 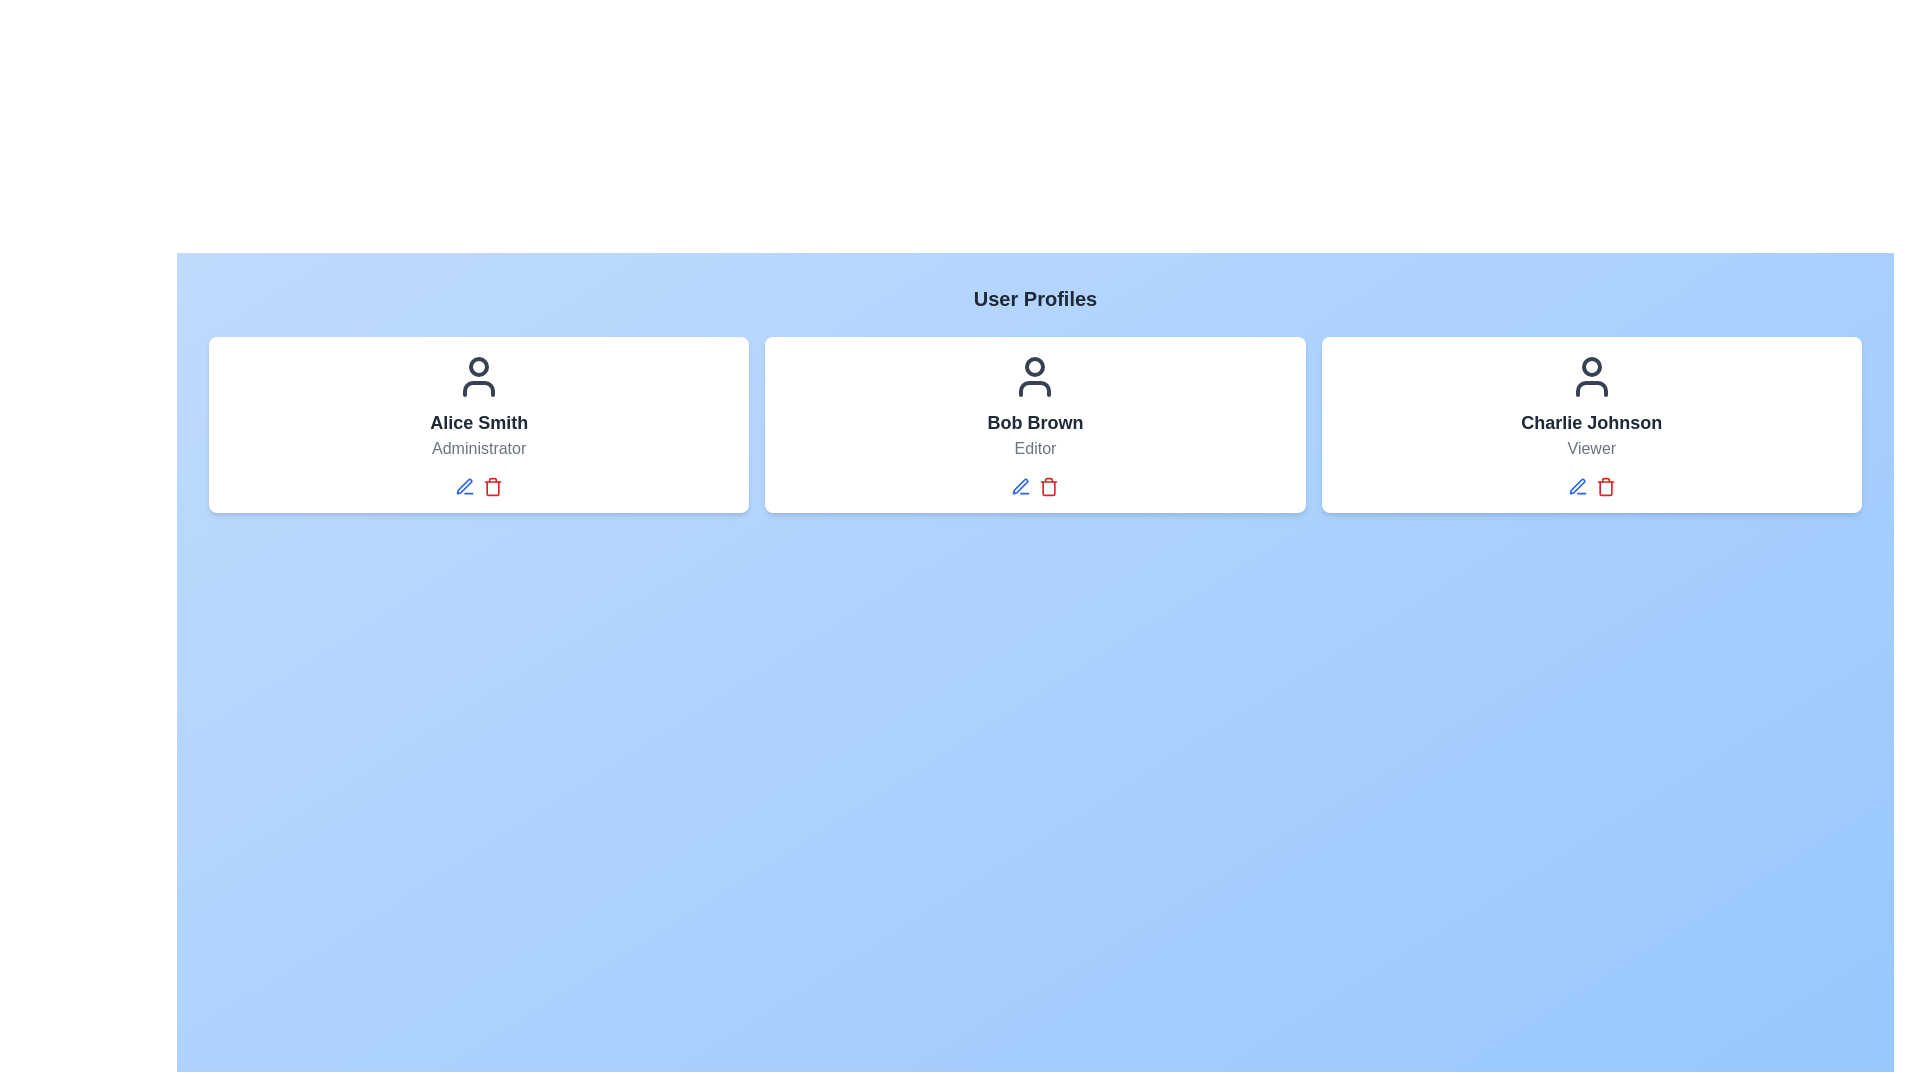 I want to click on the static text label displaying the user's full name in the user profile card, which is positioned below the user icon and above the 'Administrator' label, so click(x=478, y=422).